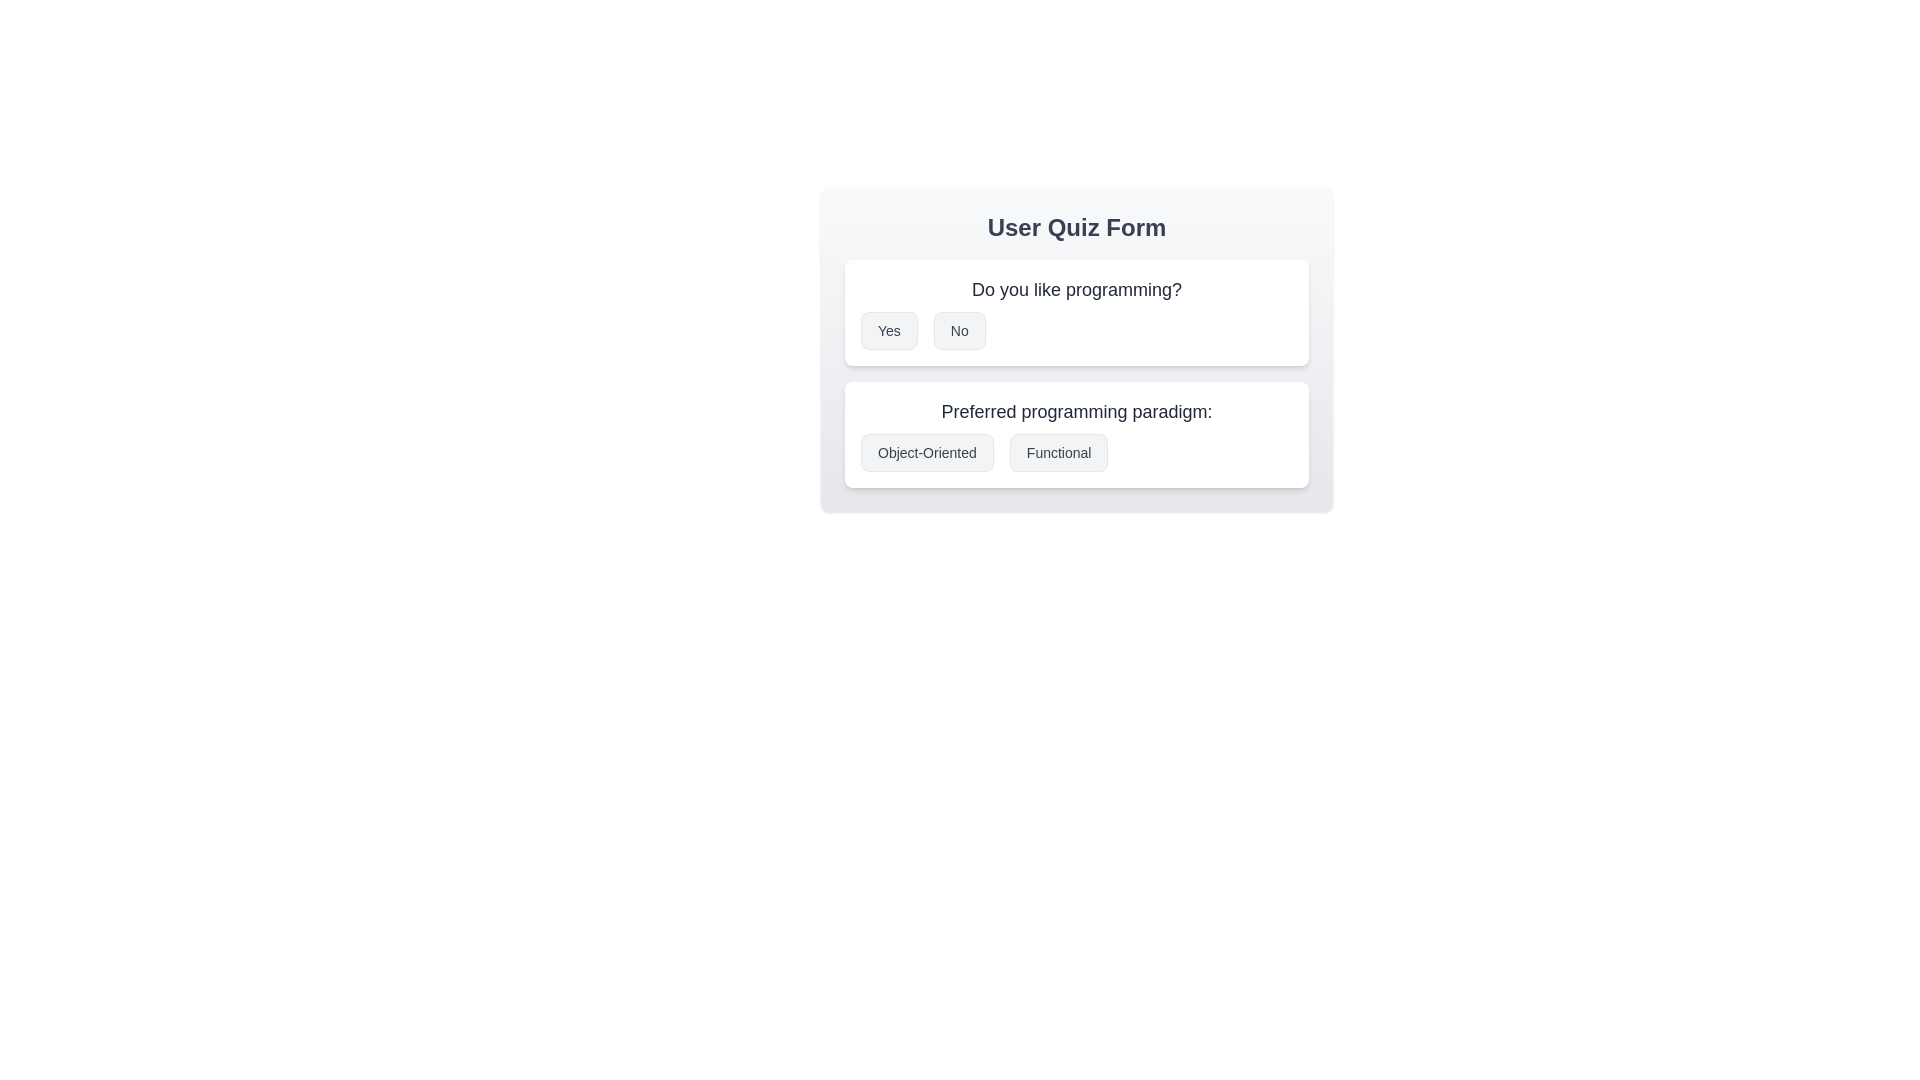 This screenshot has width=1920, height=1080. I want to click on the group of interactive buttons labeled 'Yes' and 'No' that appear below the prompt 'Do you like programming?', so click(1075, 330).